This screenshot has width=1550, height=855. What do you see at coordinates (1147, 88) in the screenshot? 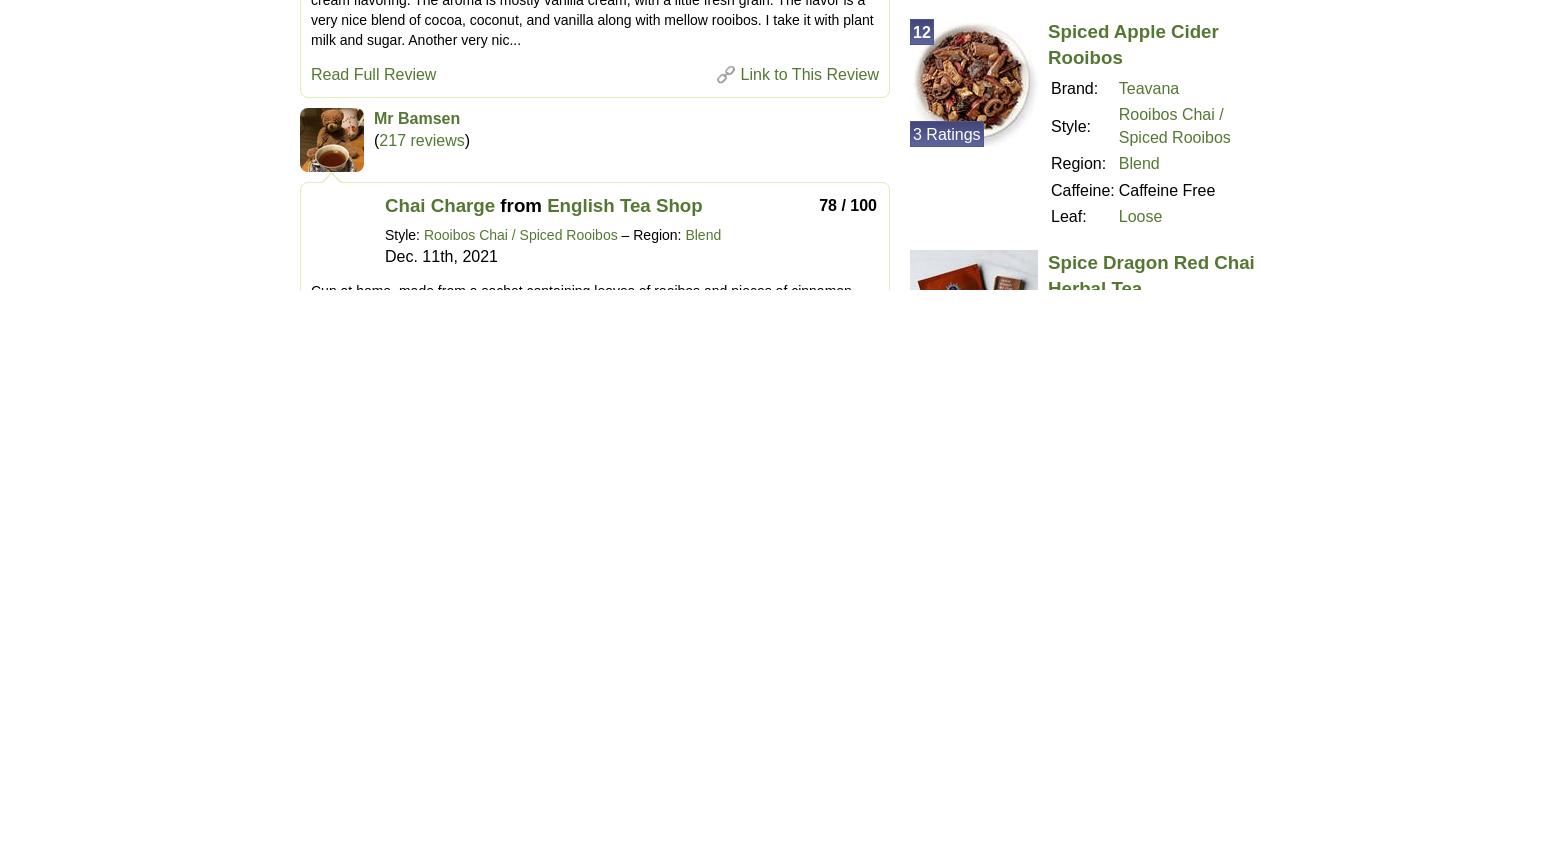
I see `'Teavana'` at bounding box center [1147, 88].